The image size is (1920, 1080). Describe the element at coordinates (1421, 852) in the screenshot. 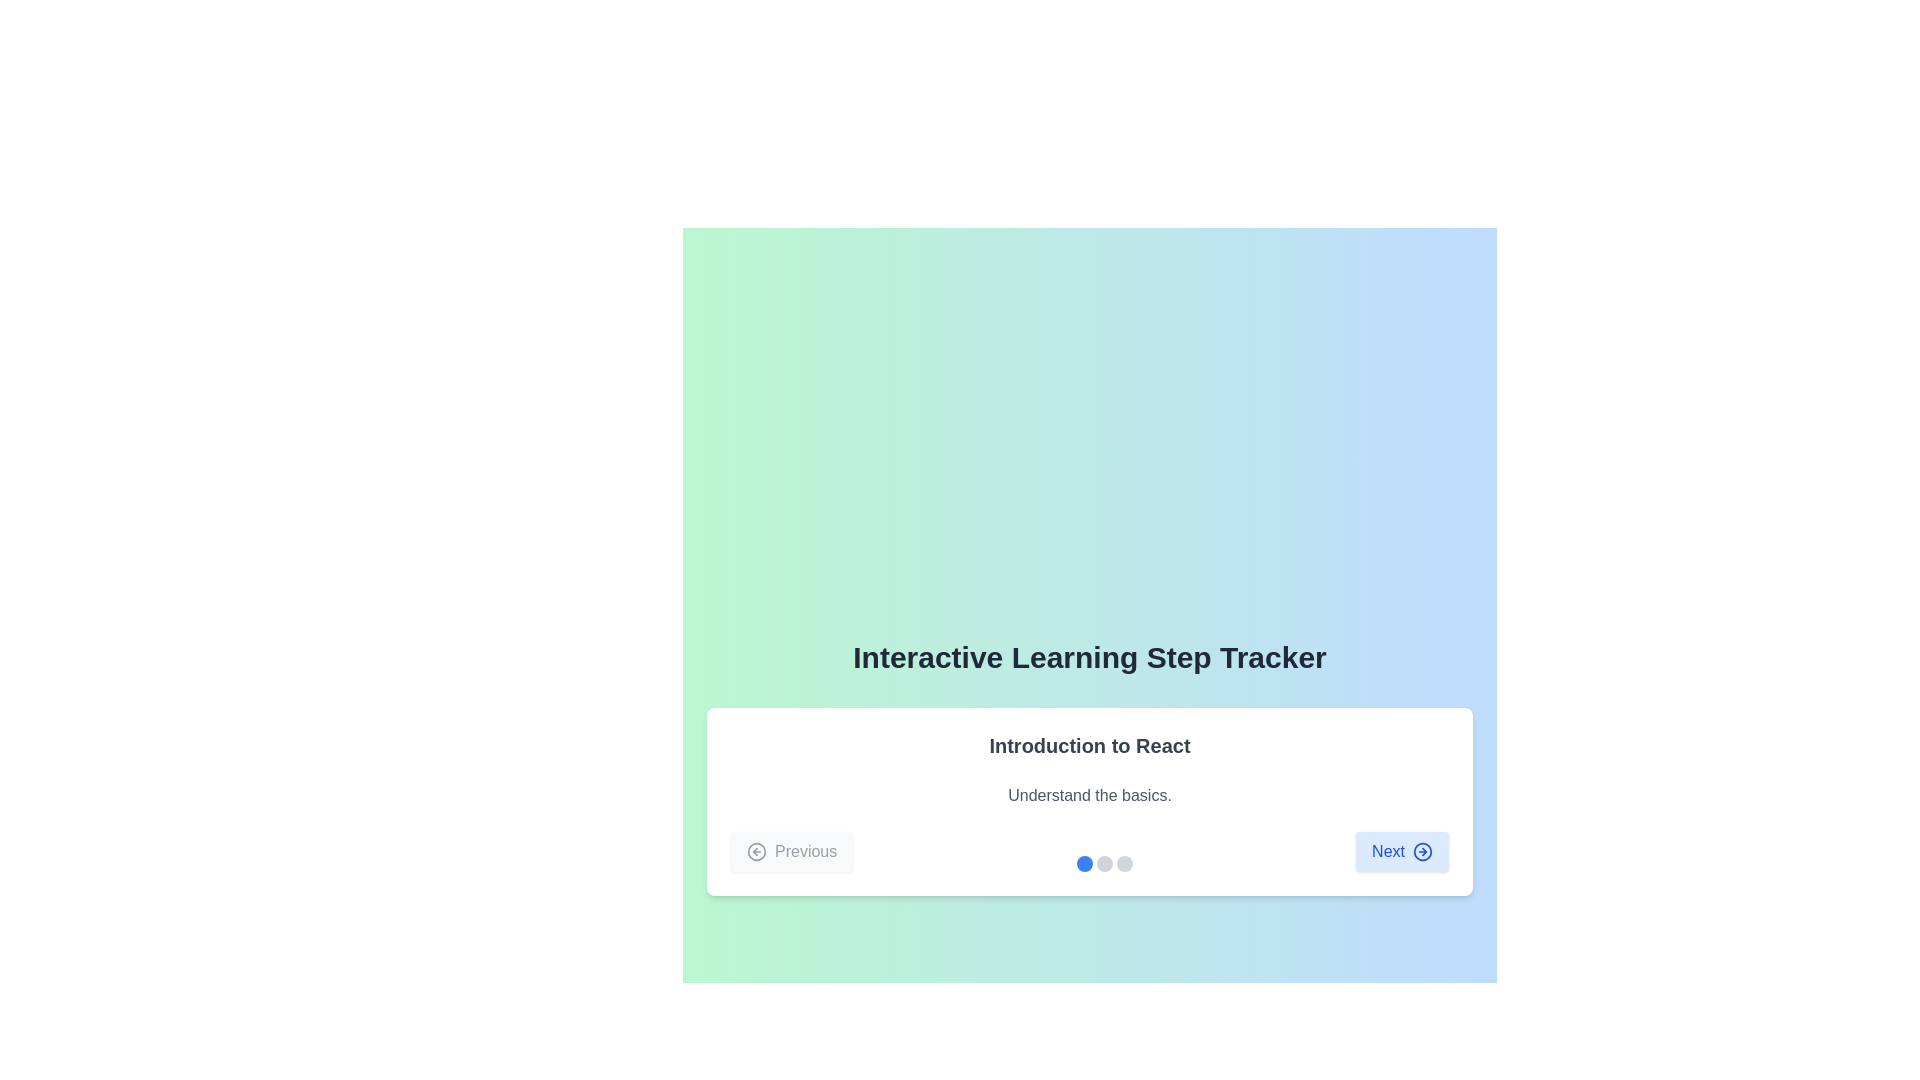

I see `the SVG Circle Component, which is a circular shape with a blue outline and light blue fill, located within the 'Next' button of the 'Interactive Learning Step Tracker' interface` at that location.